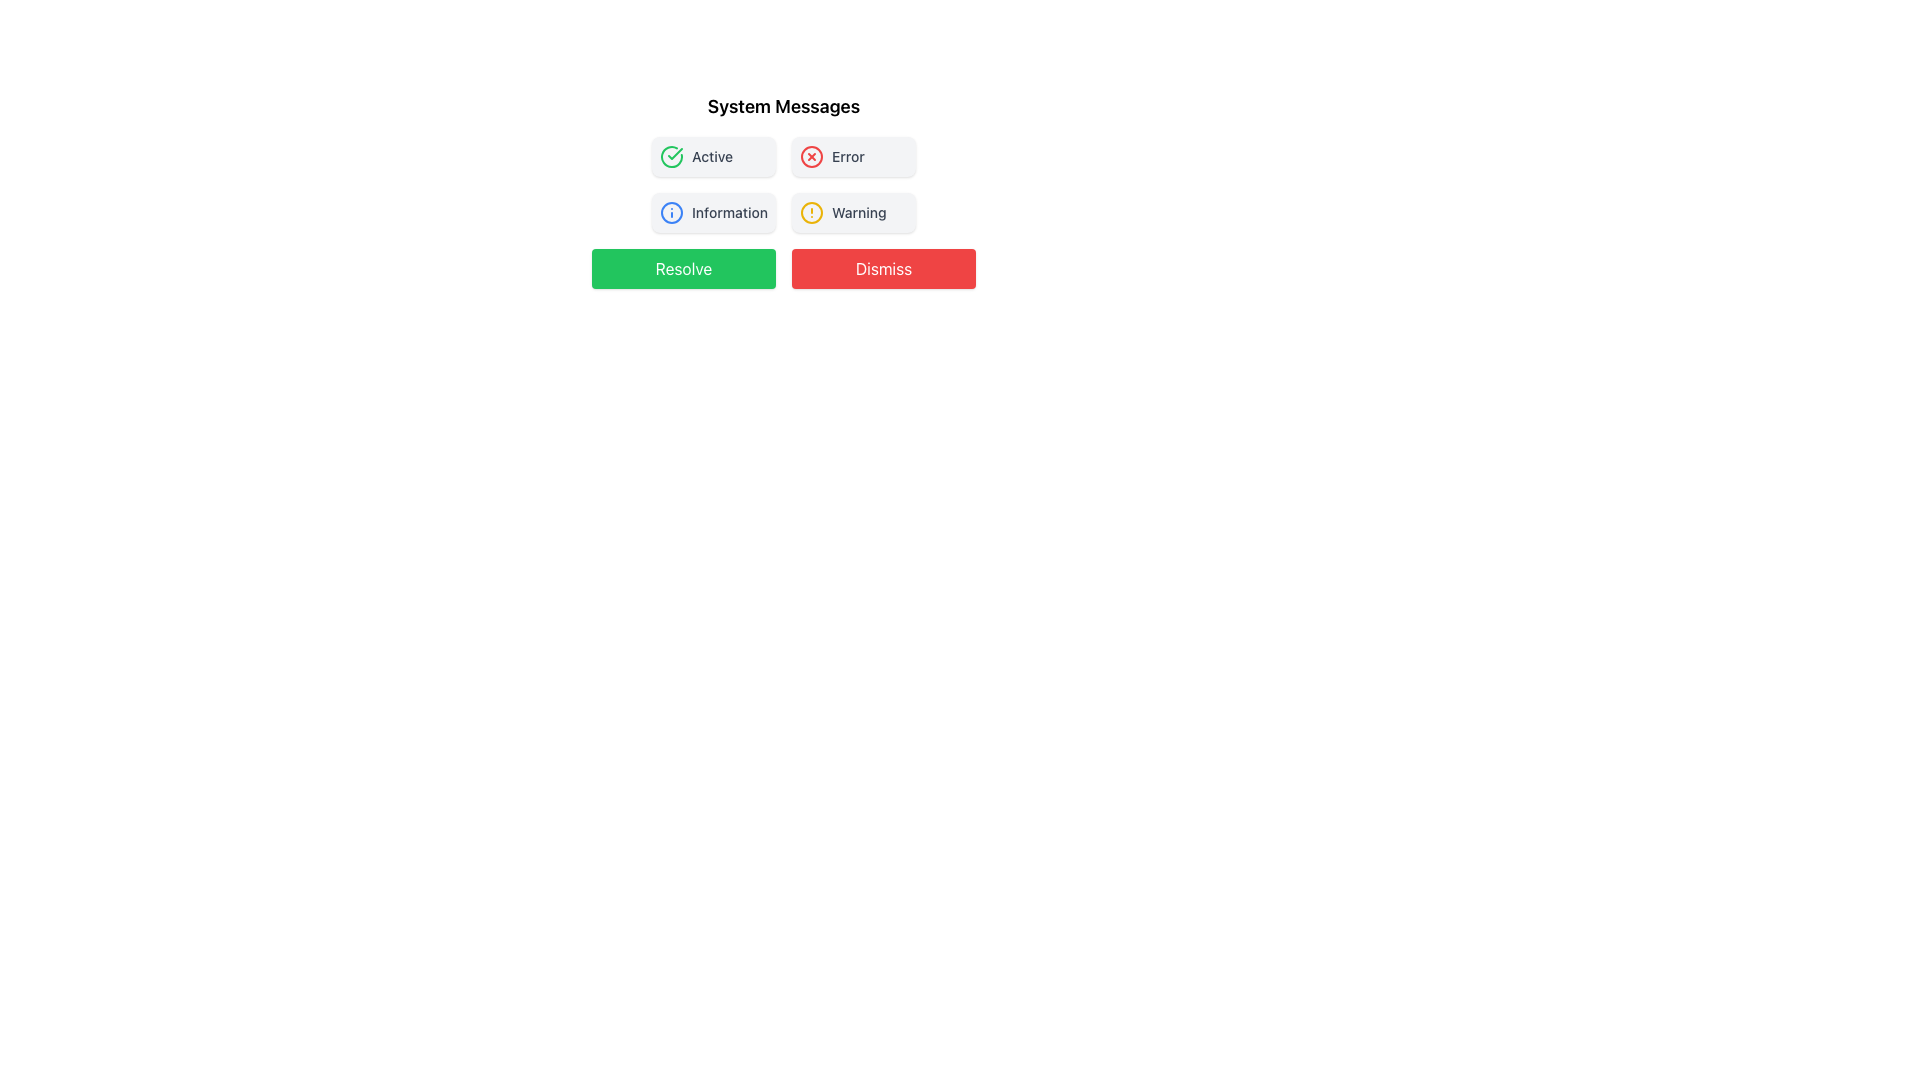 The image size is (1920, 1080). I want to click on the 'Active' button in the Grid of buttons with icons and labels, so click(782, 185).